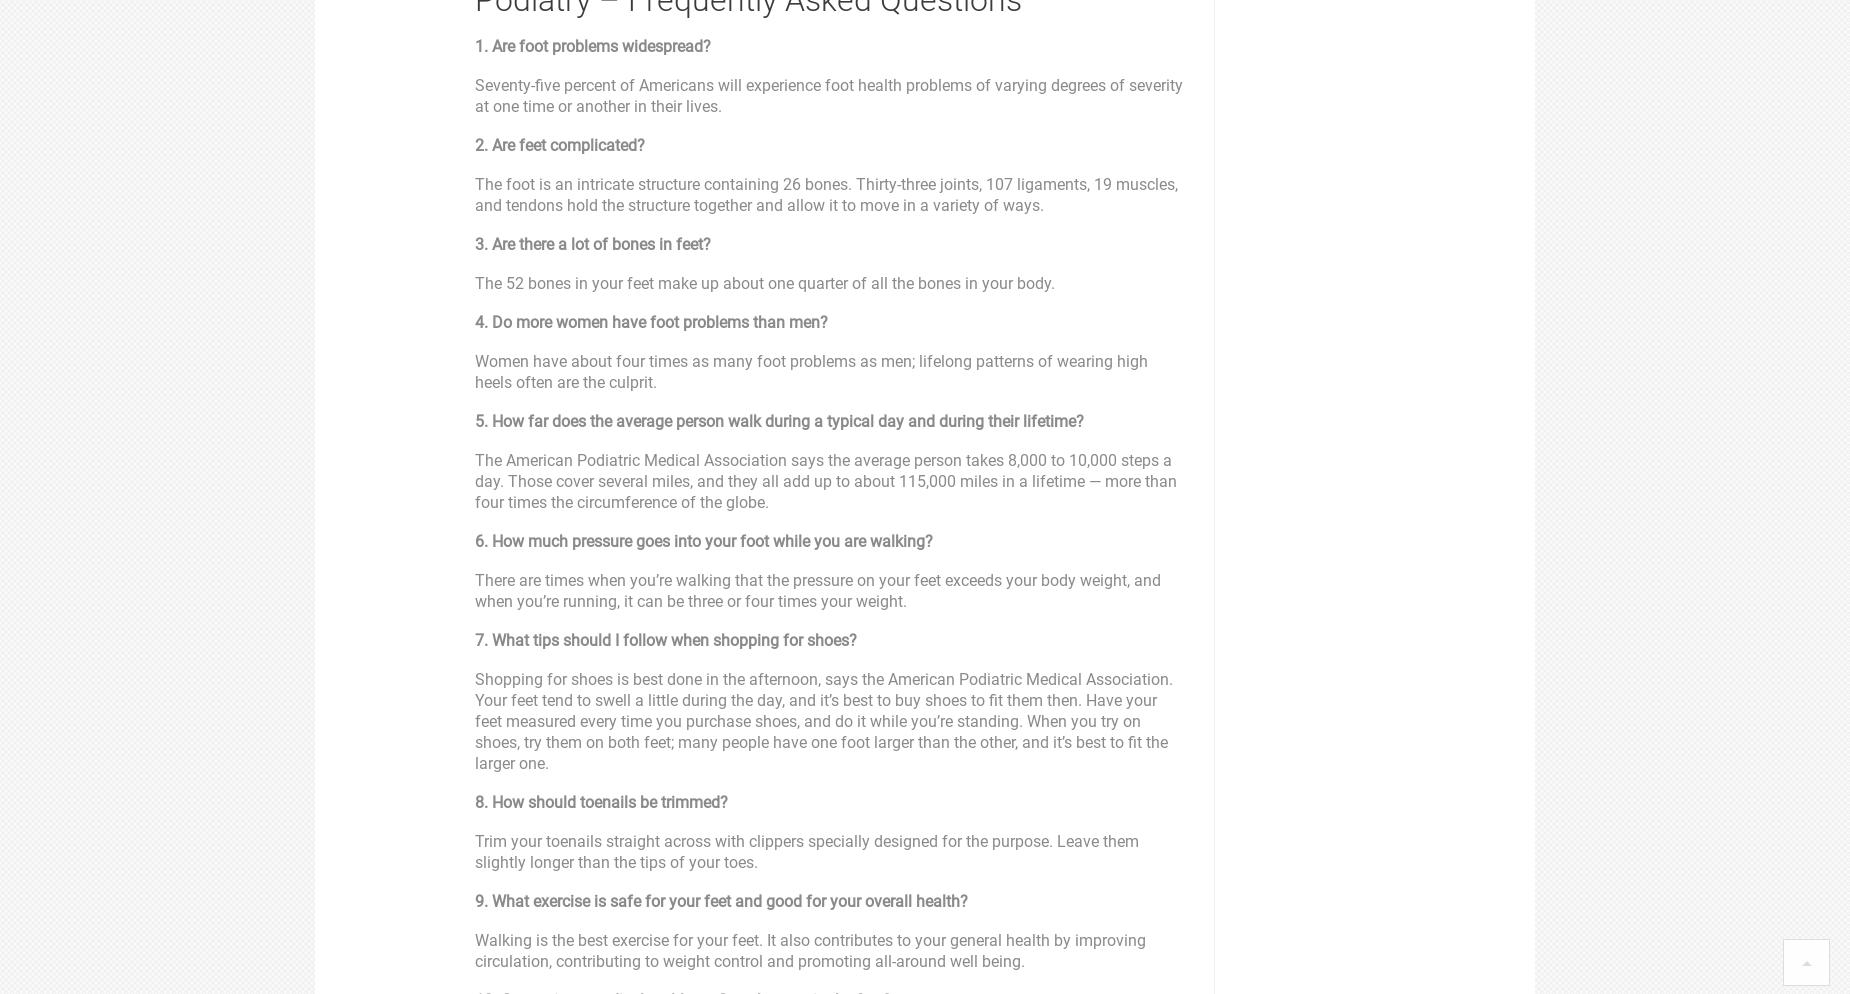 This screenshot has width=1850, height=994. Describe the element at coordinates (810, 950) in the screenshot. I see `'Walking is the best exercise for your feet. It also contributes to your general health by improving circulation, contributing to weight control and promoting all-around well being.'` at that location.